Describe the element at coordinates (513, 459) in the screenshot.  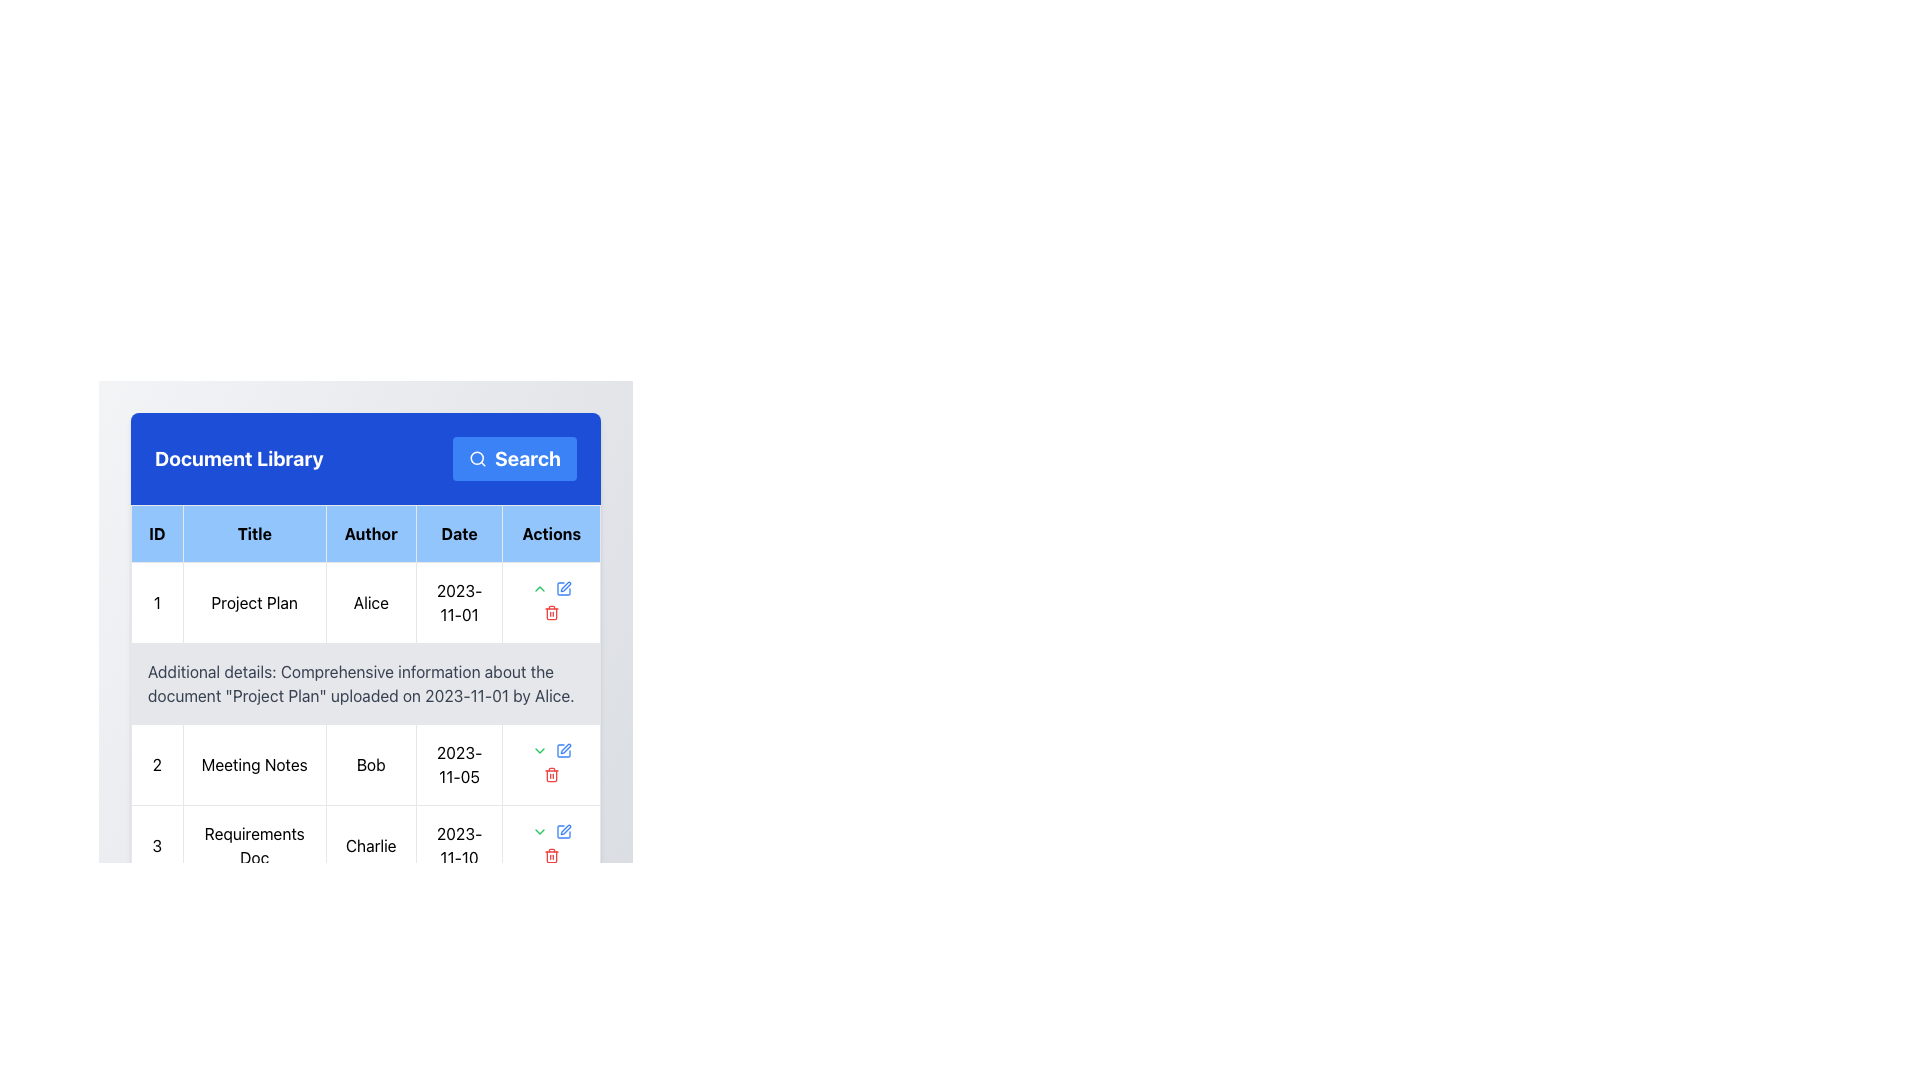
I see `the blue 'Search' button with a magnifying glass icon, located` at that location.